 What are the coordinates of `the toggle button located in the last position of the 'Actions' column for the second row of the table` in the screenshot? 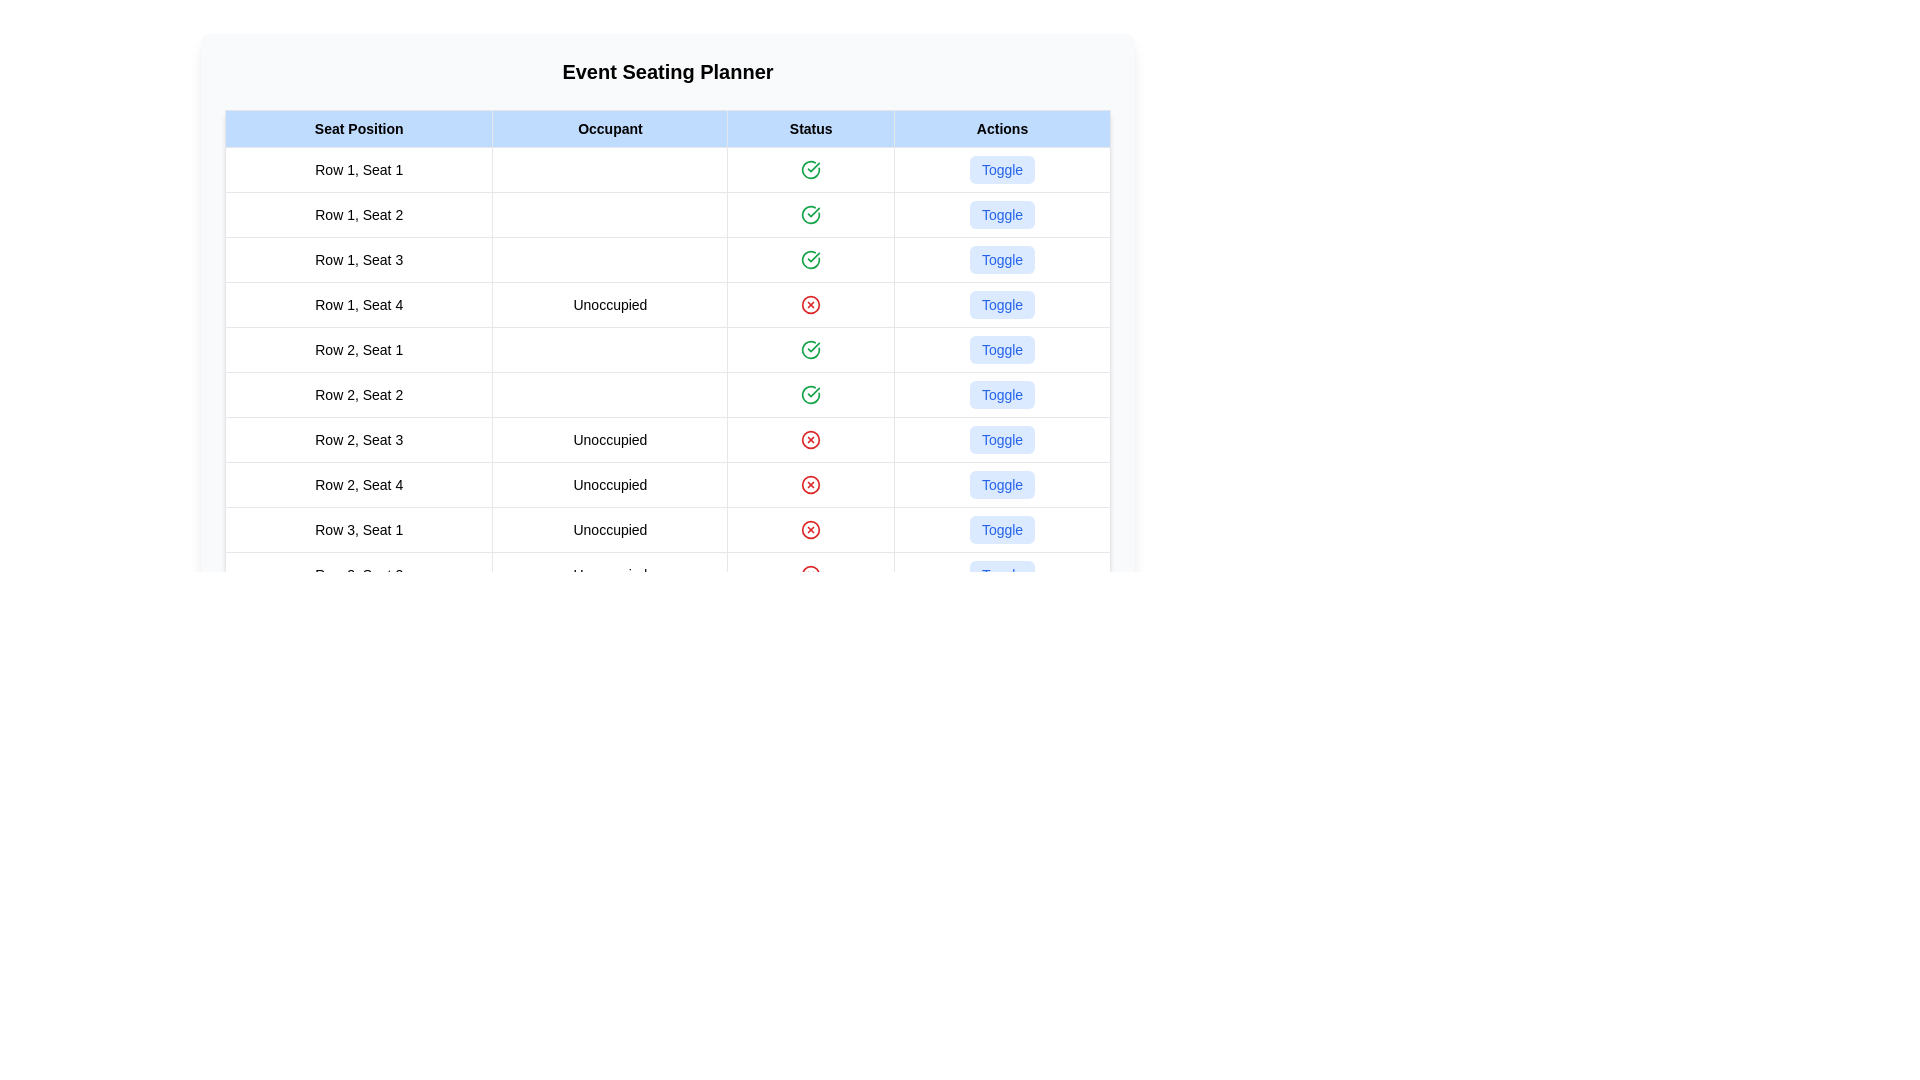 It's located at (1002, 485).